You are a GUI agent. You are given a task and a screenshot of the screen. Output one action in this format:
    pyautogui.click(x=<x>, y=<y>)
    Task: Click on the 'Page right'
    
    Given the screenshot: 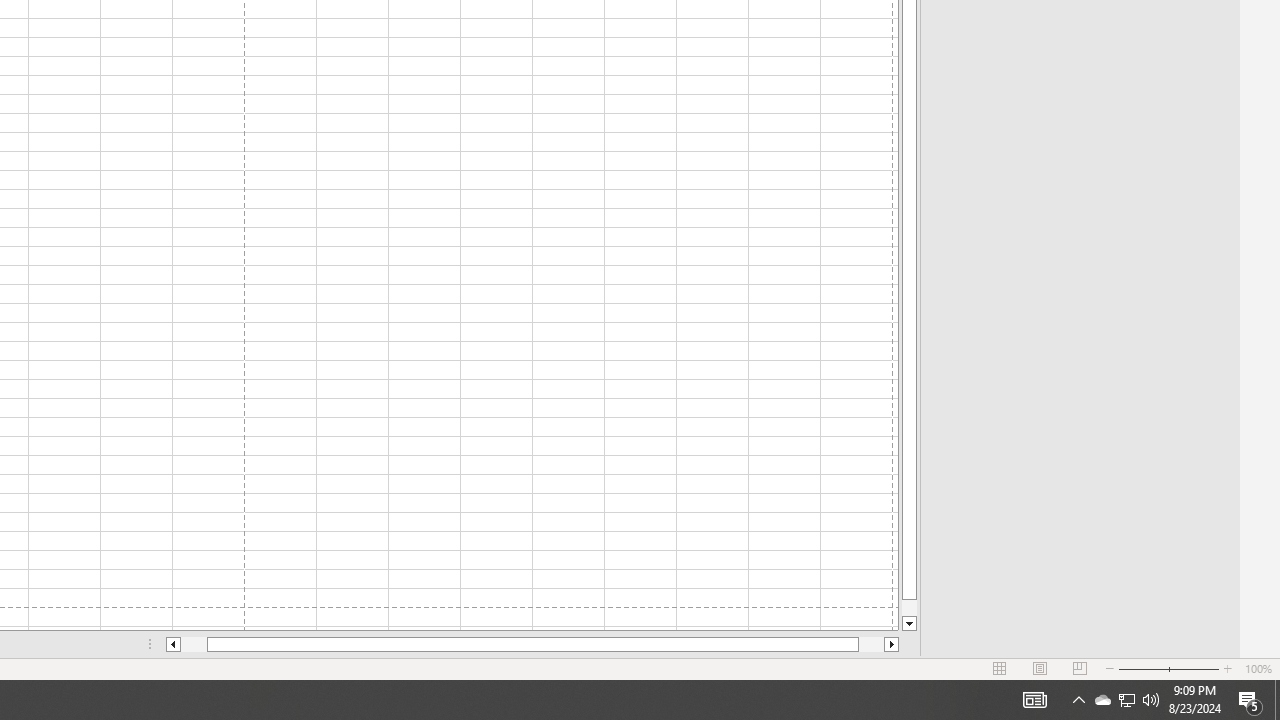 What is the action you would take?
    pyautogui.click(x=871, y=644)
    